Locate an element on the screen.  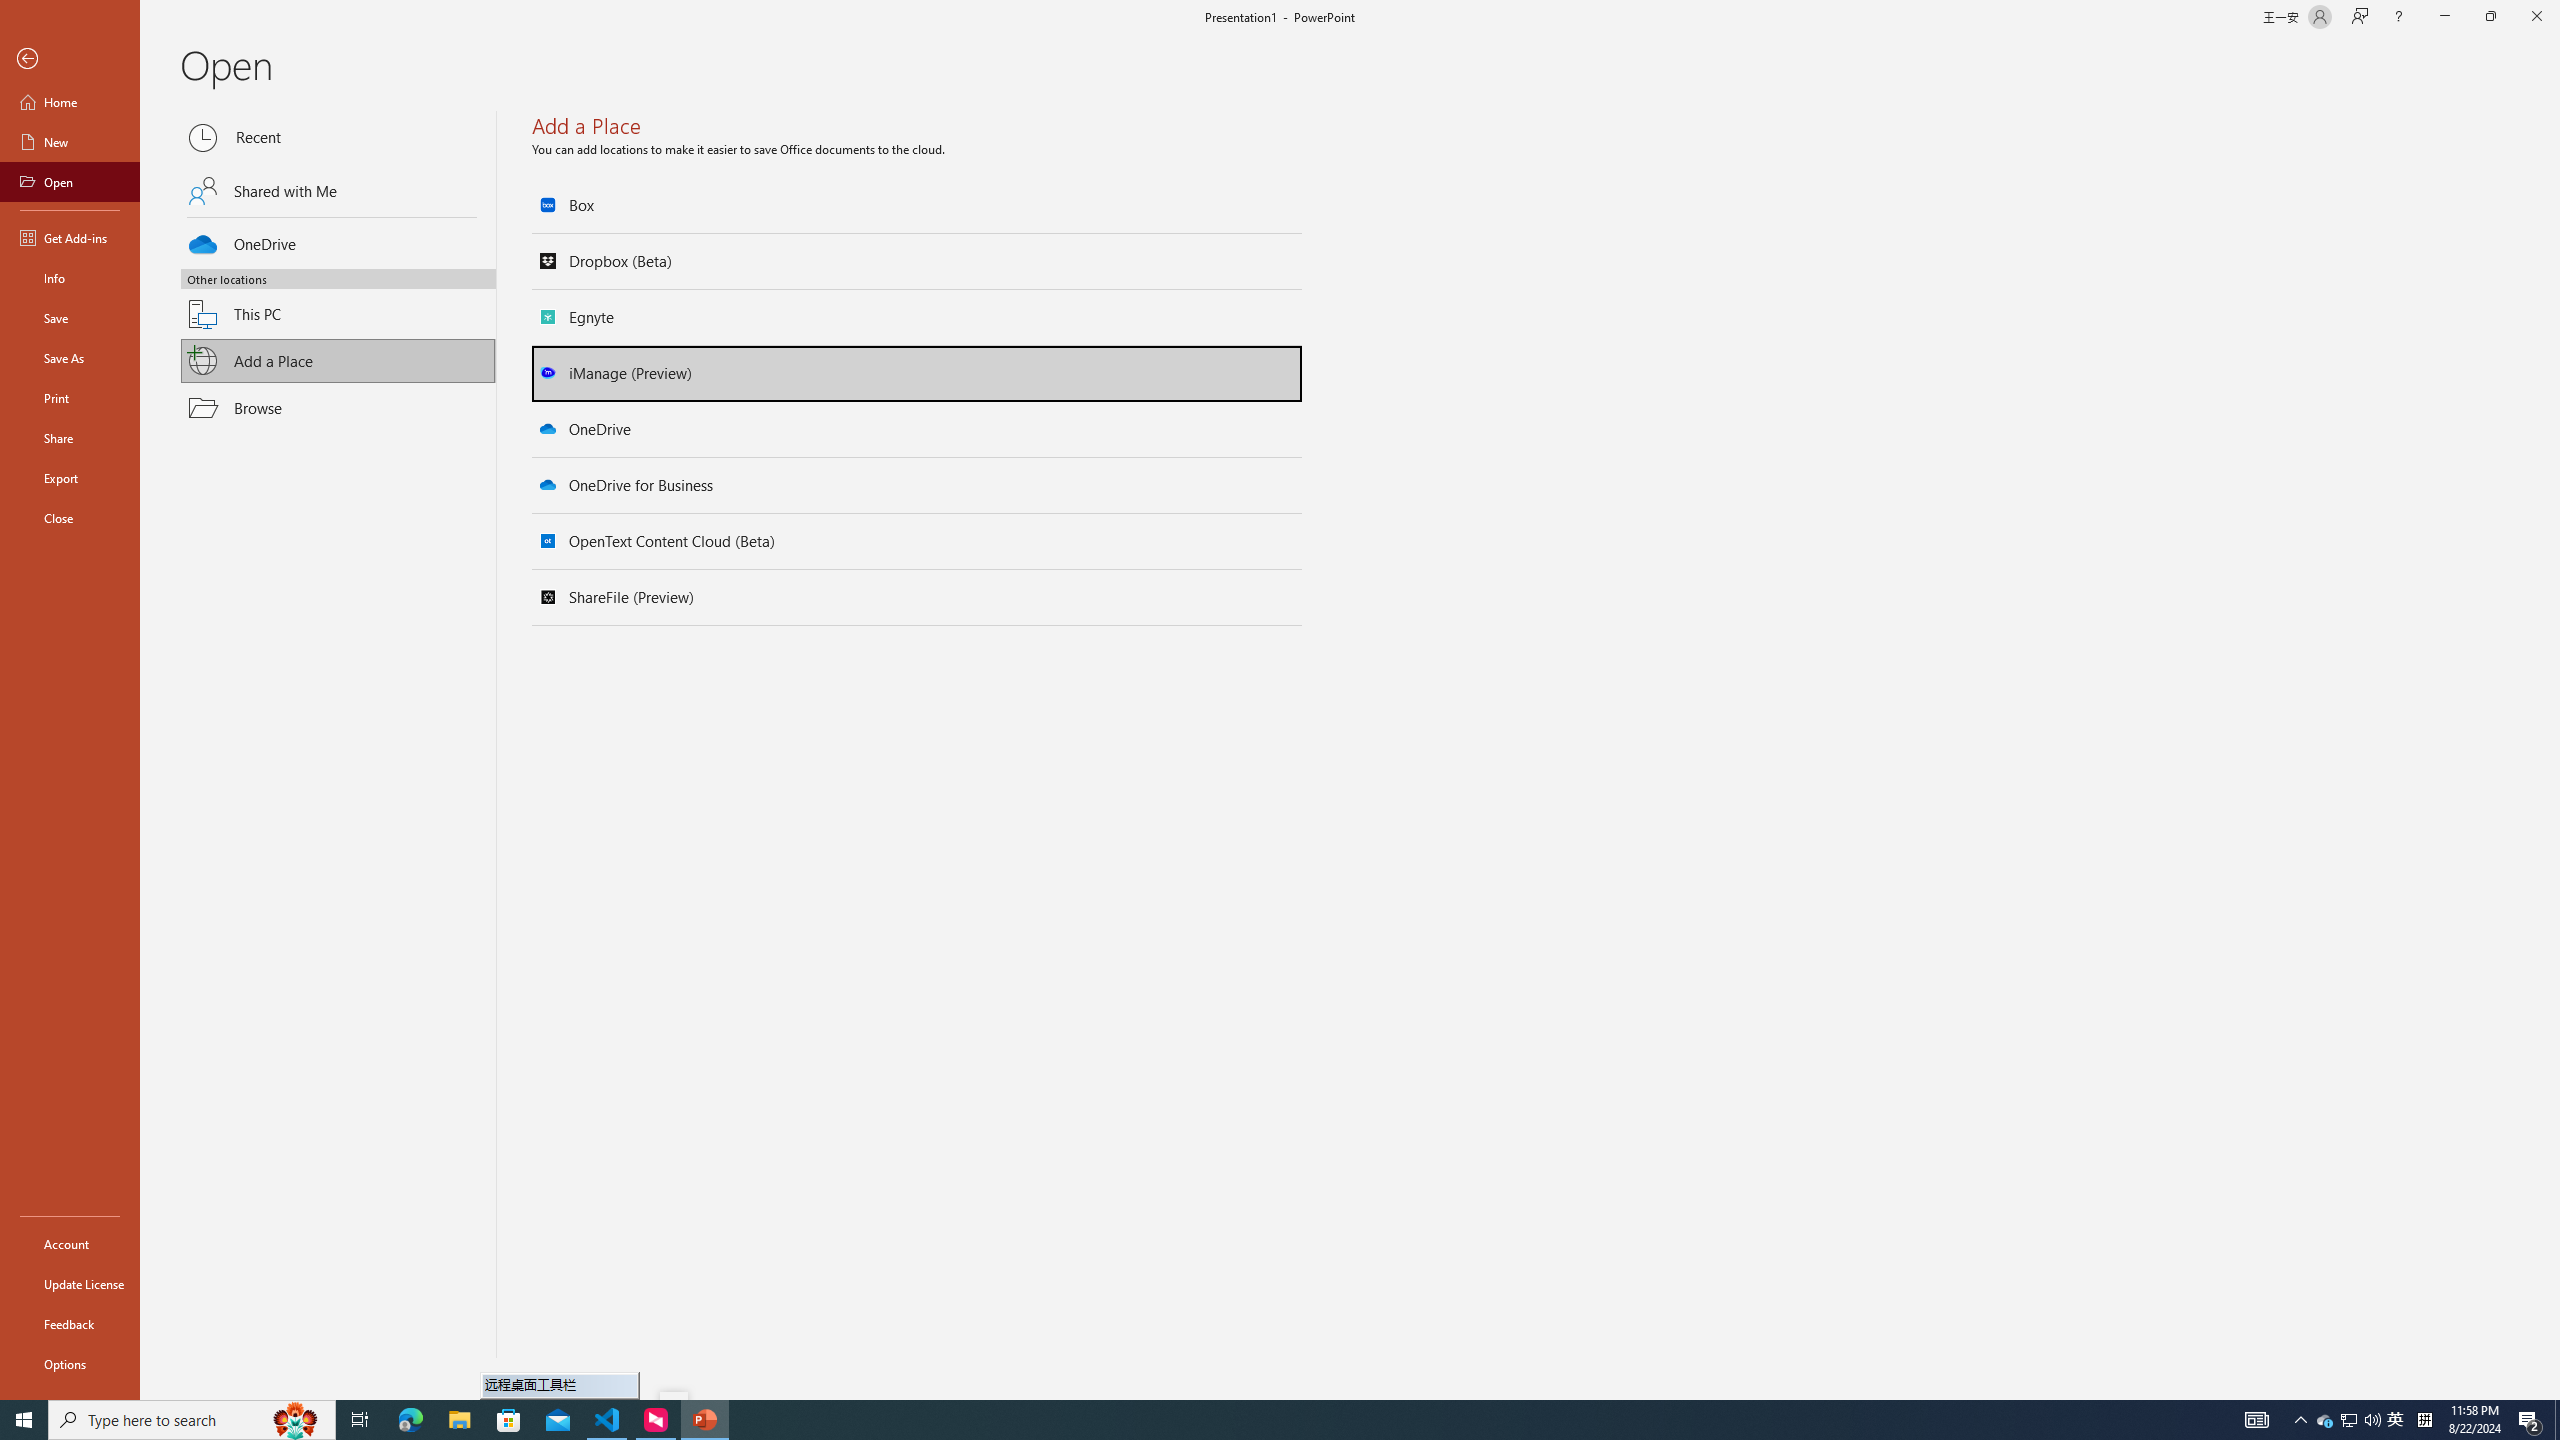
'Export' is located at coordinates (69, 478).